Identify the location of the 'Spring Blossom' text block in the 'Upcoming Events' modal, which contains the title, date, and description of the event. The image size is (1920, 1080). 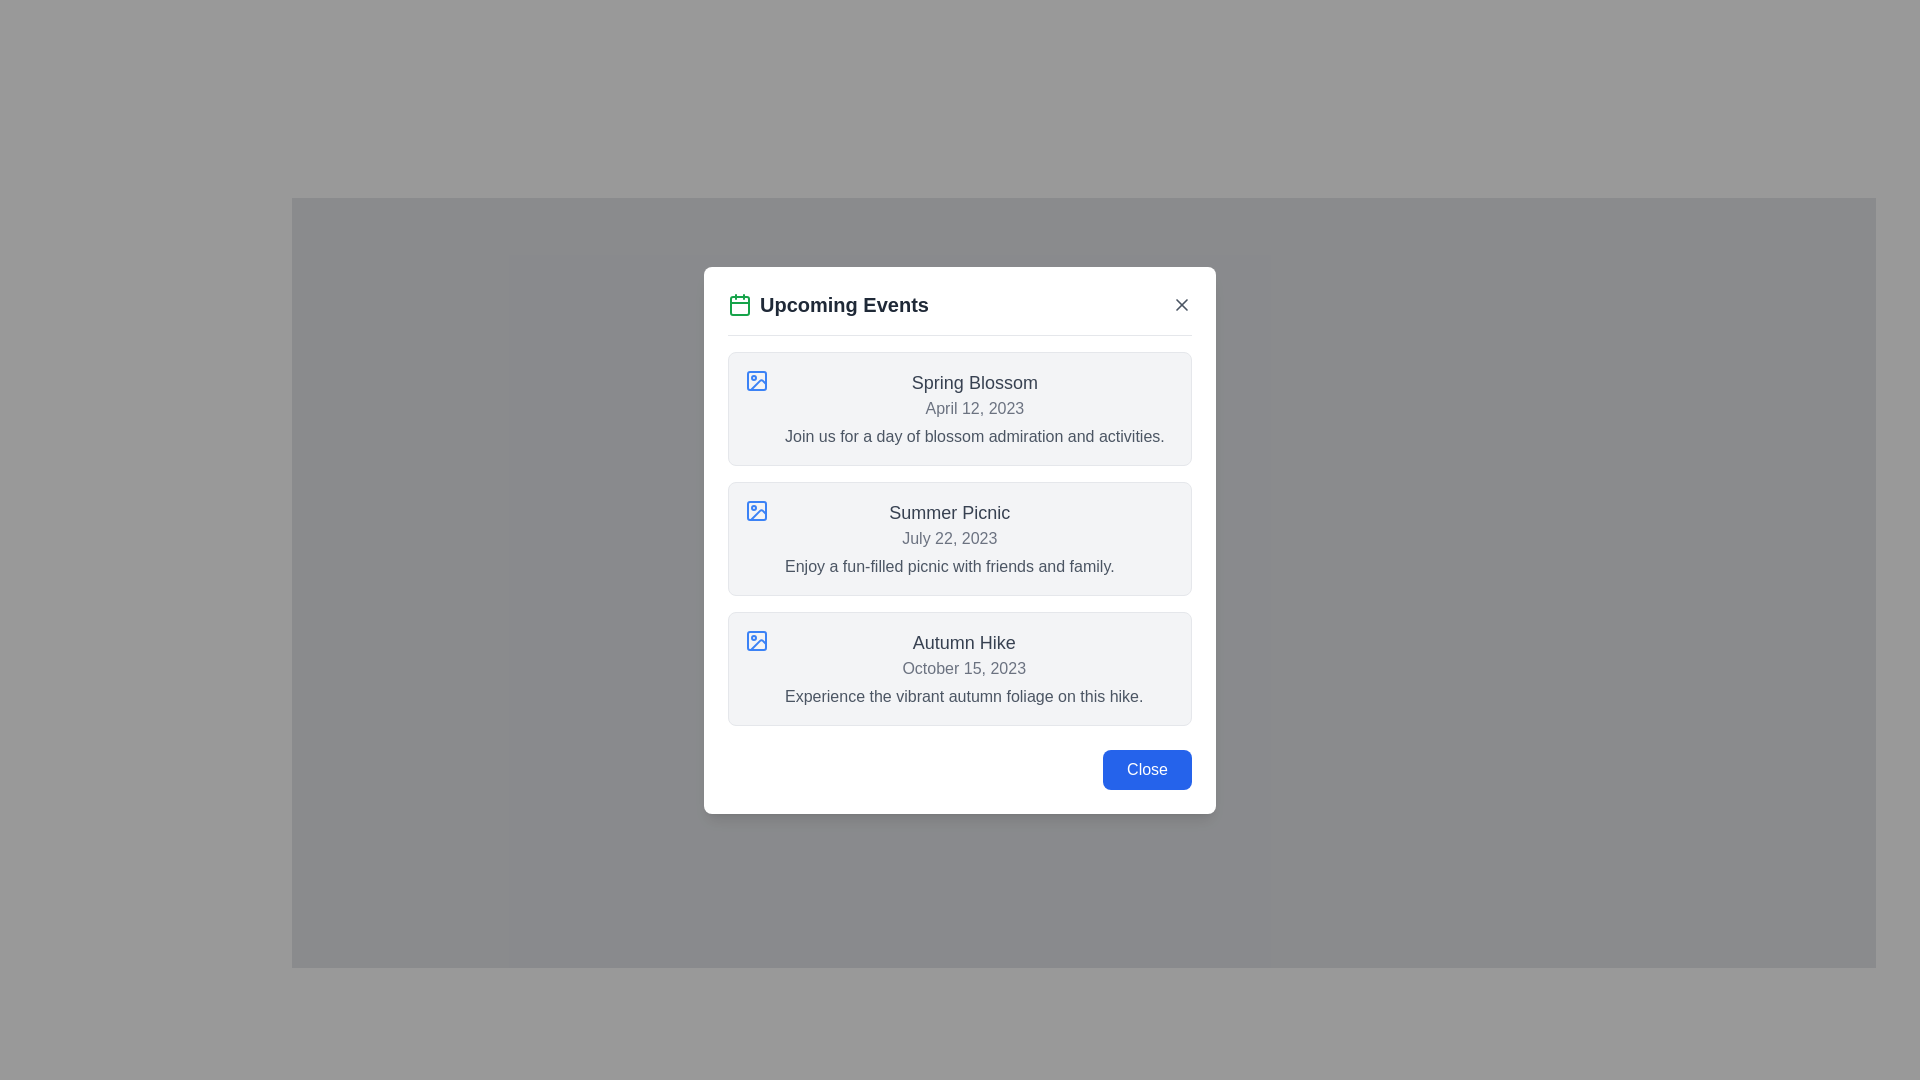
(974, 407).